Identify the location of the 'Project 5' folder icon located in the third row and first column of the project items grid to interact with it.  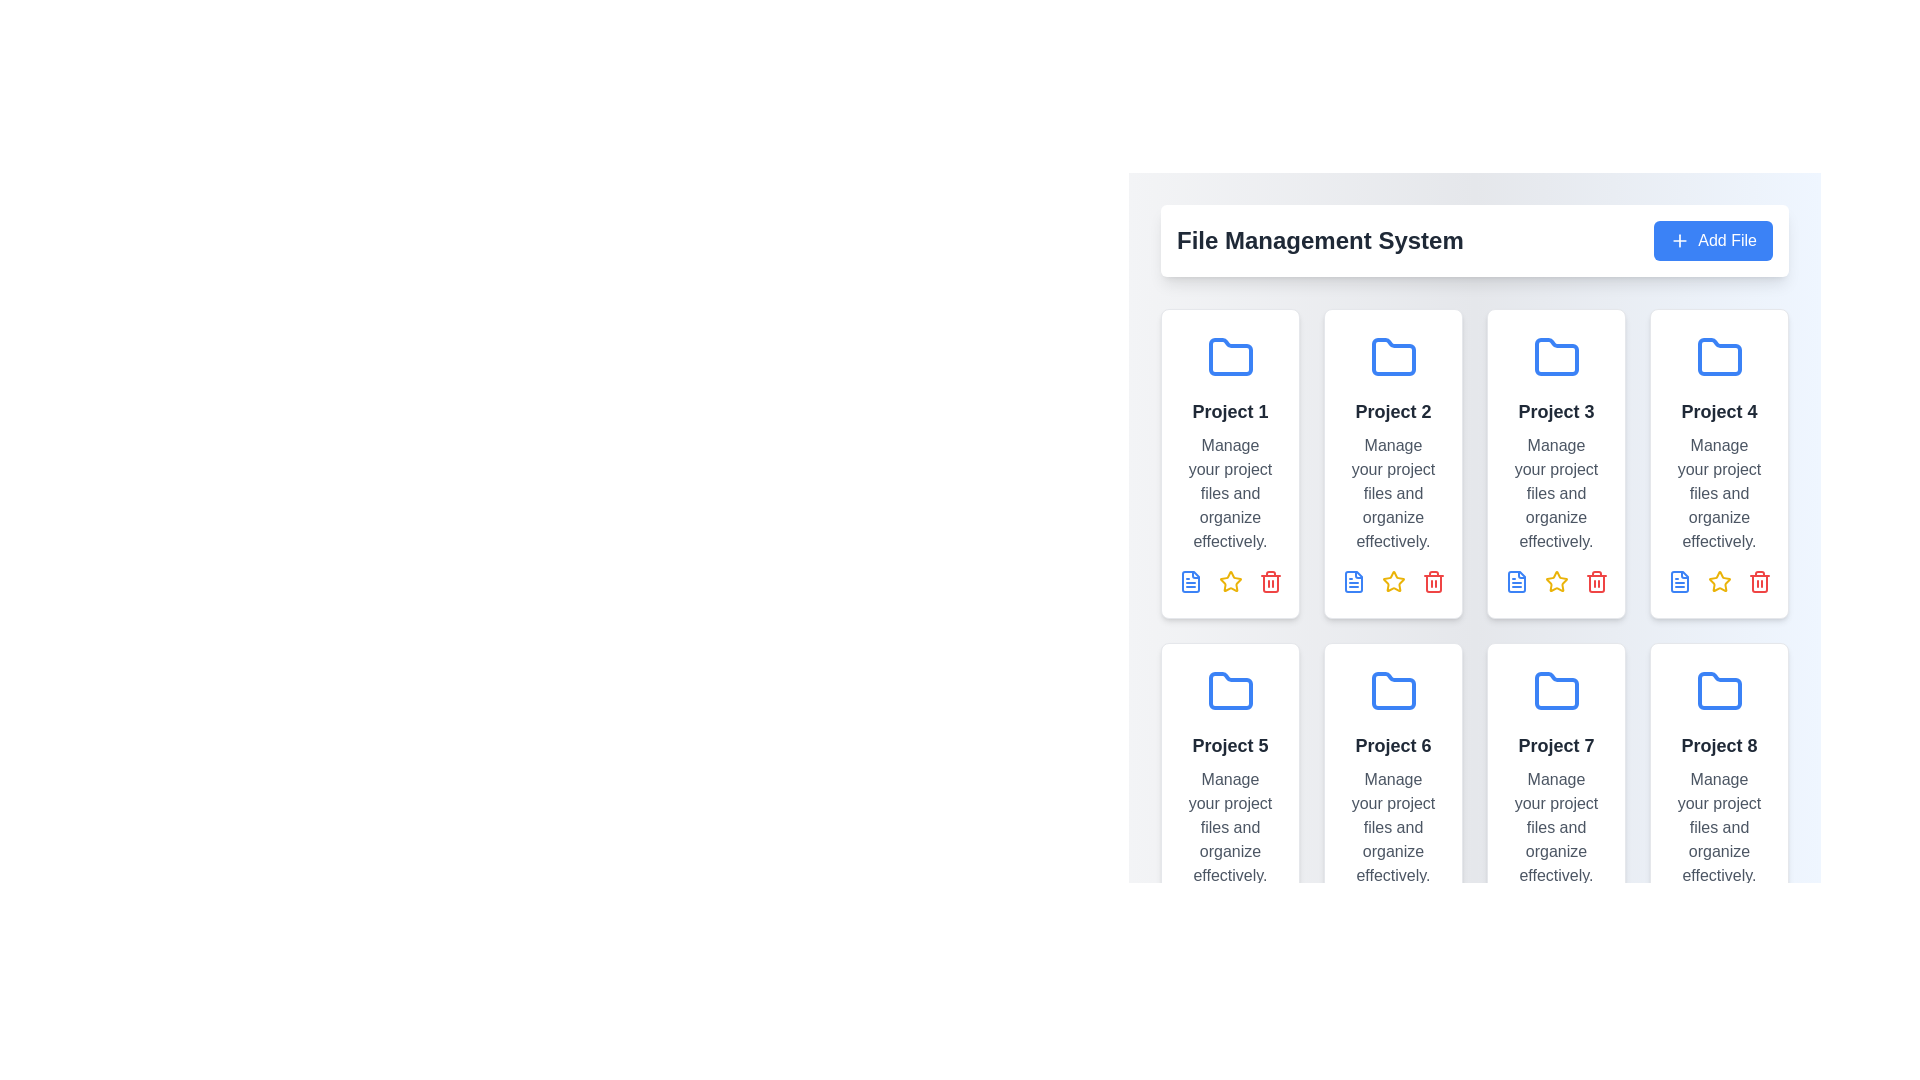
(1229, 689).